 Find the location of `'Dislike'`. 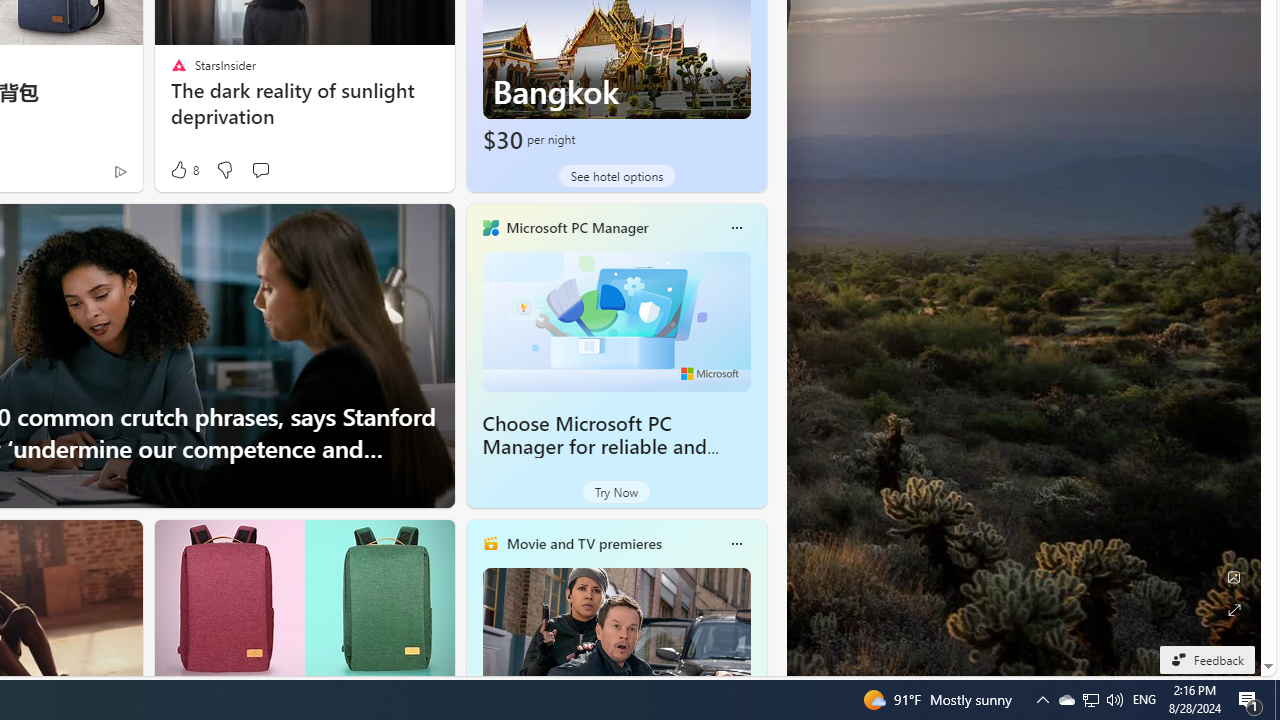

'Dislike' is located at coordinates (224, 169).